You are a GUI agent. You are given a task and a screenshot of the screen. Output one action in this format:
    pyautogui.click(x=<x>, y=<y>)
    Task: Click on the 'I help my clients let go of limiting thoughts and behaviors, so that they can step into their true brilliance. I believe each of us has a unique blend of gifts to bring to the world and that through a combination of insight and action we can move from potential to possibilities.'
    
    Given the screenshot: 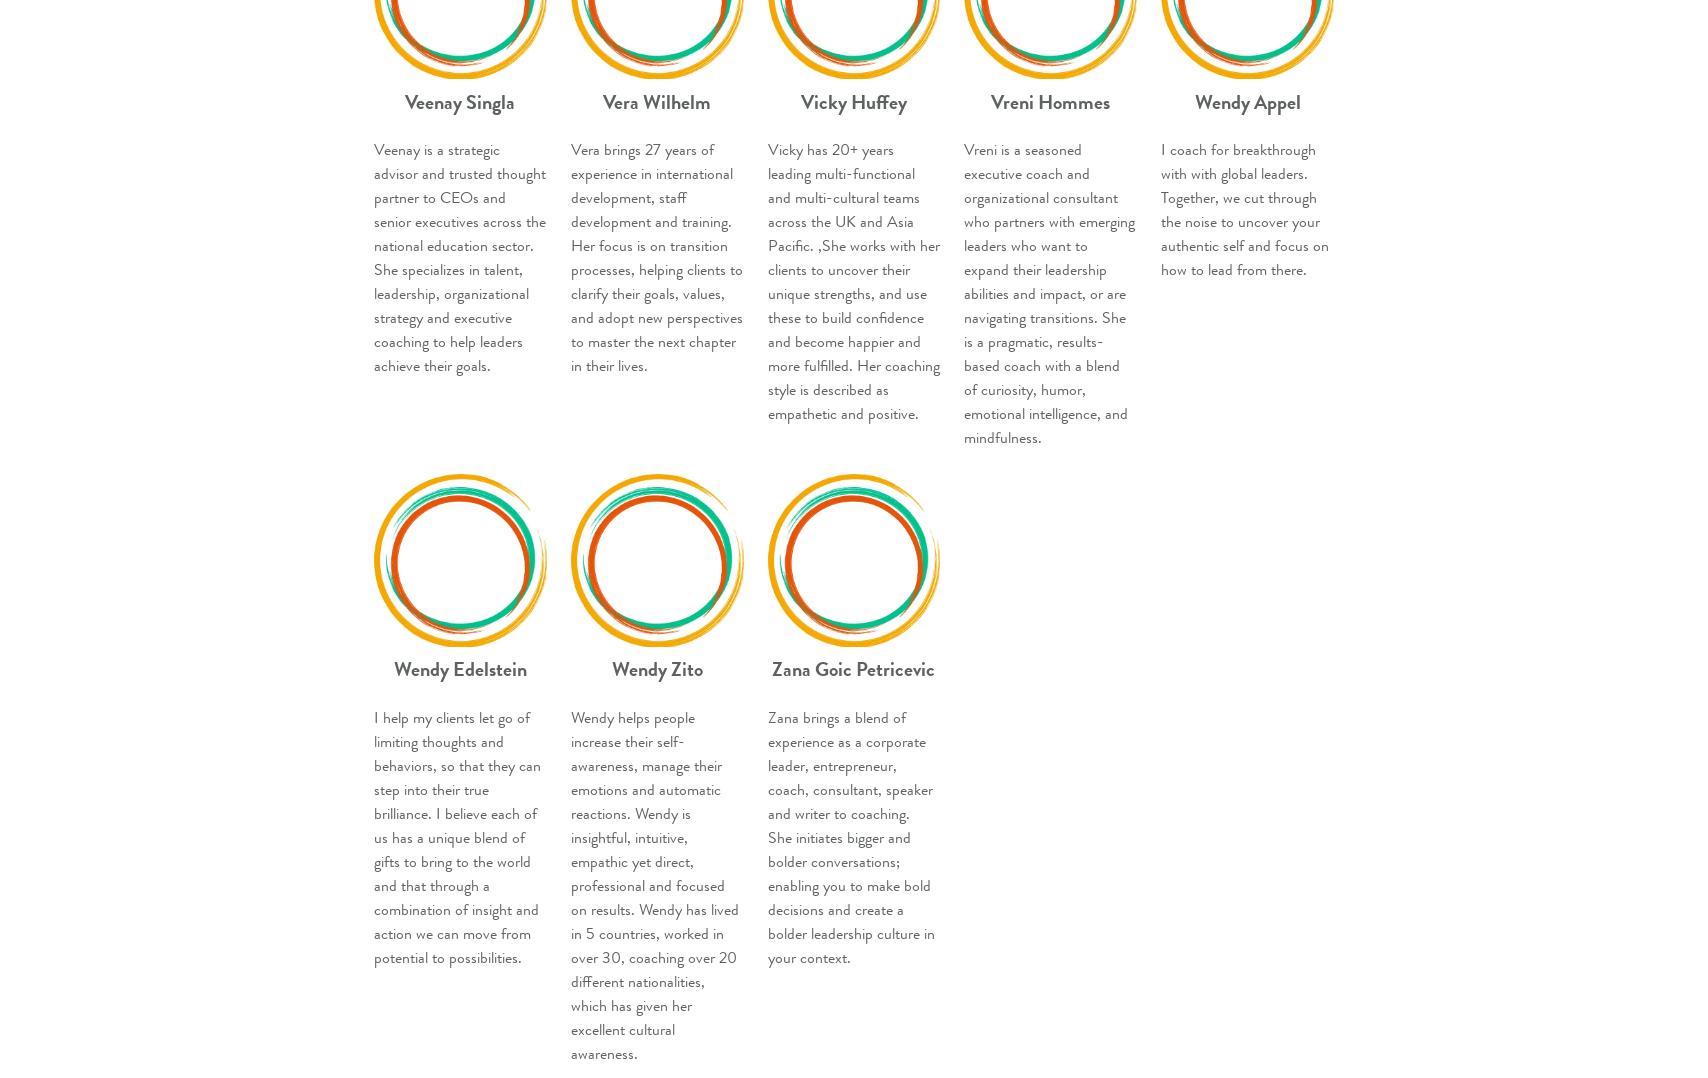 What is the action you would take?
    pyautogui.click(x=457, y=836)
    